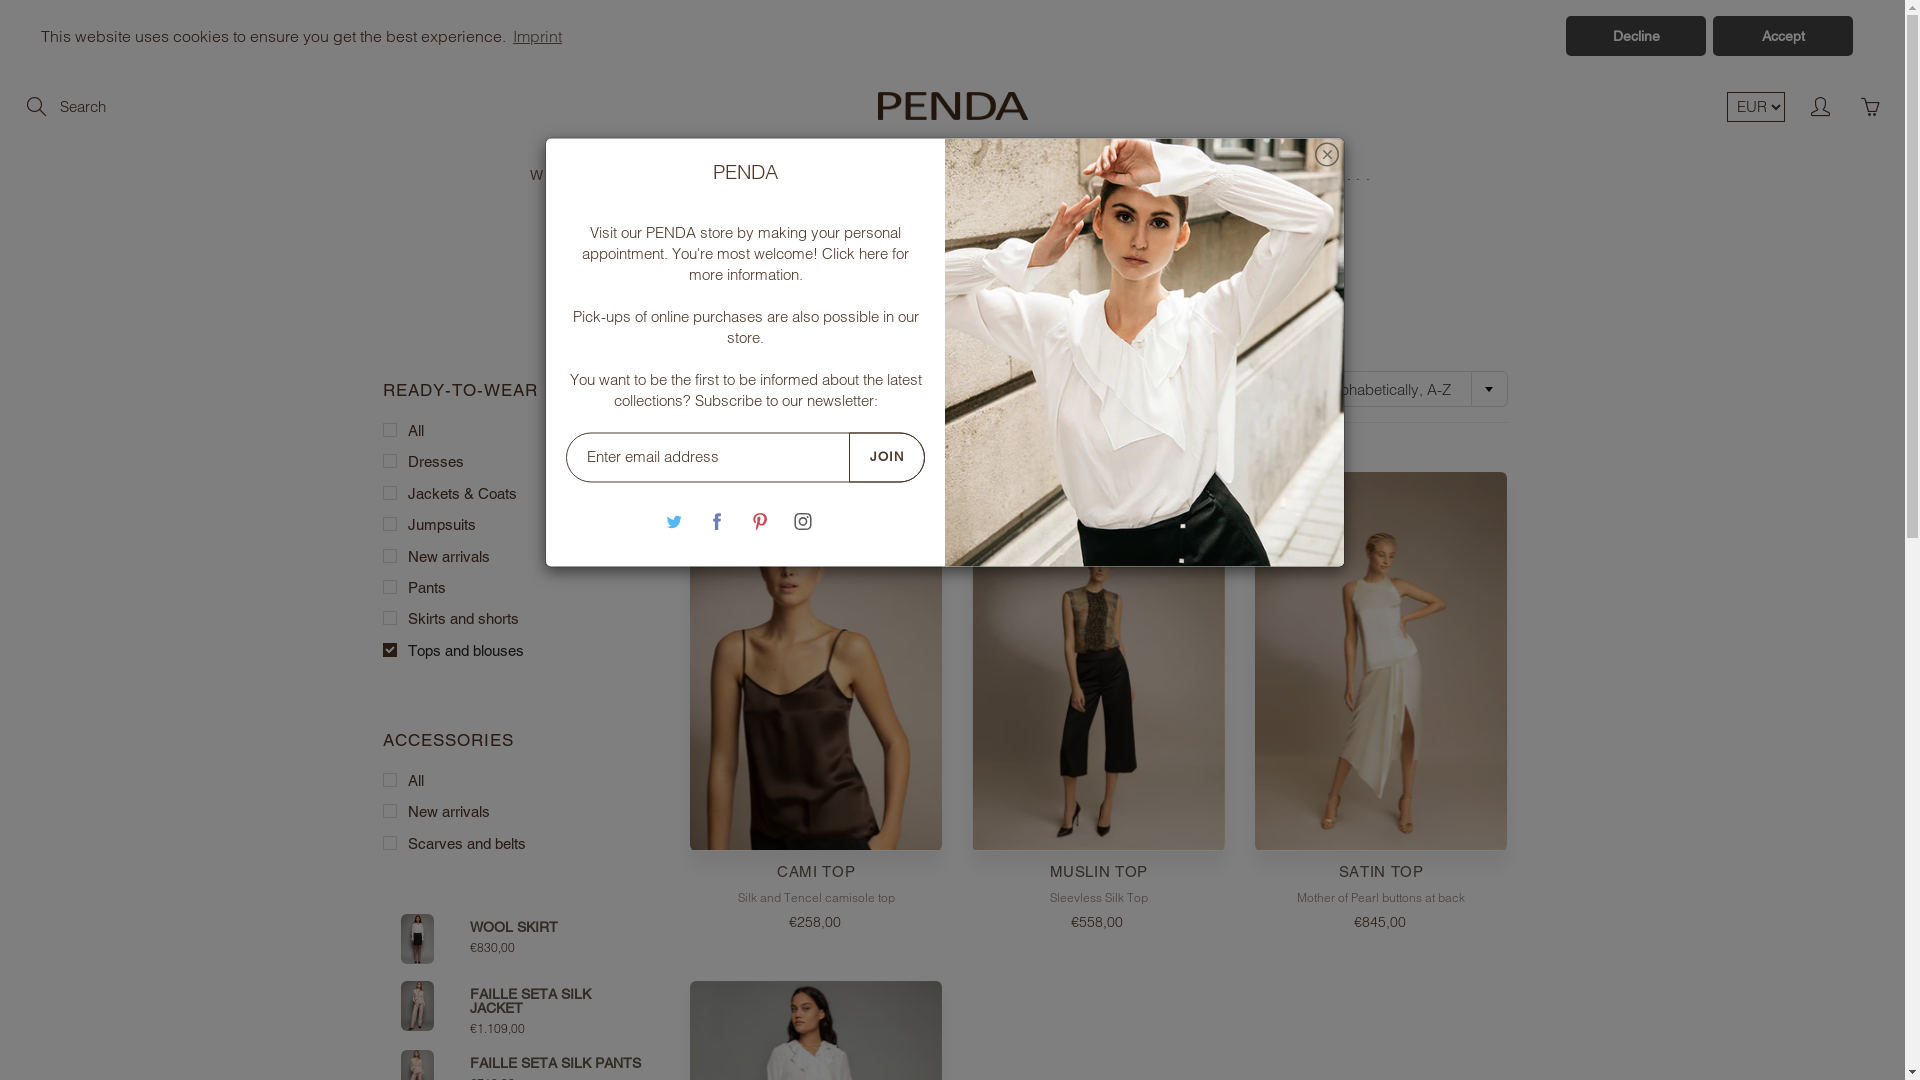 This screenshot has height=1080, width=1920. I want to click on 'Click here', so click(854, 252).